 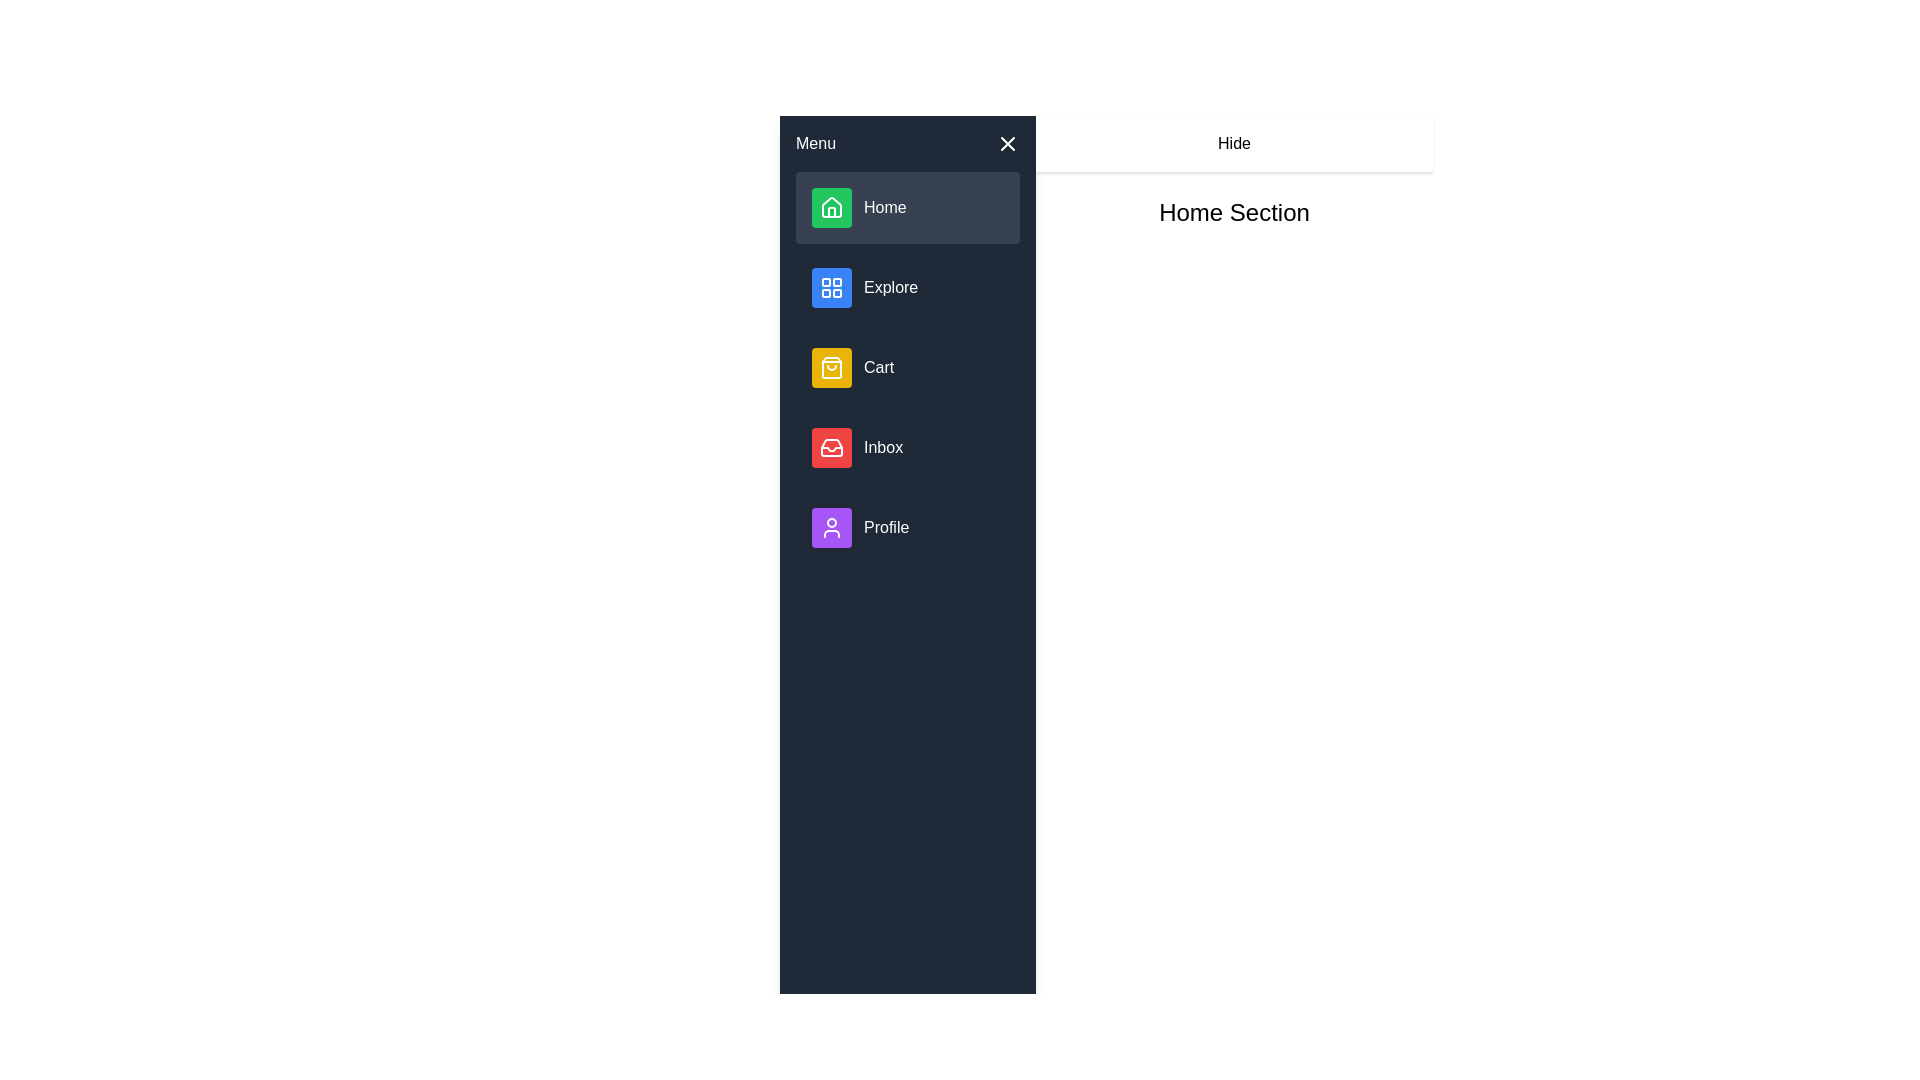 I want to click on the home SVG icon located at the top of the vertical navigation sidebar, so click(x=831, y=208).